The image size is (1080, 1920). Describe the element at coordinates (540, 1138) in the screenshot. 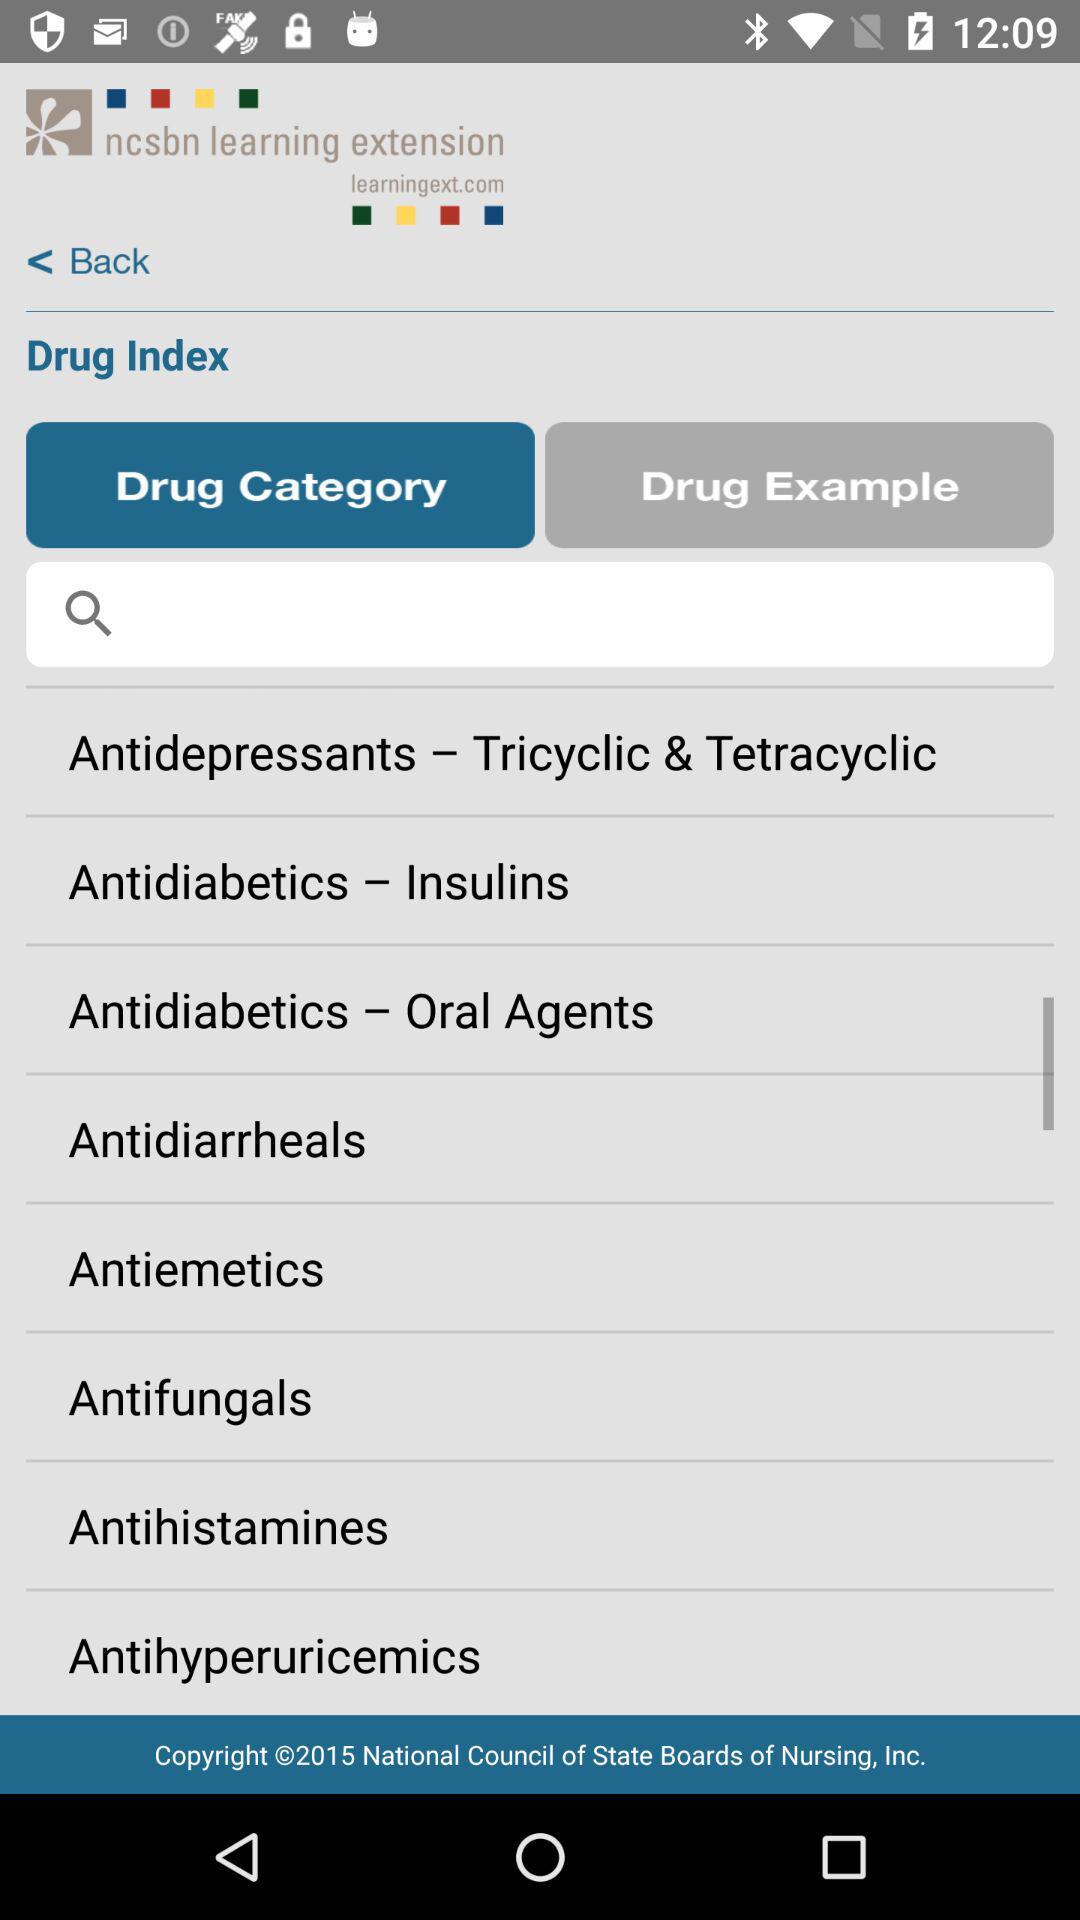

I see `icon above the antiemetics icon` at that location.